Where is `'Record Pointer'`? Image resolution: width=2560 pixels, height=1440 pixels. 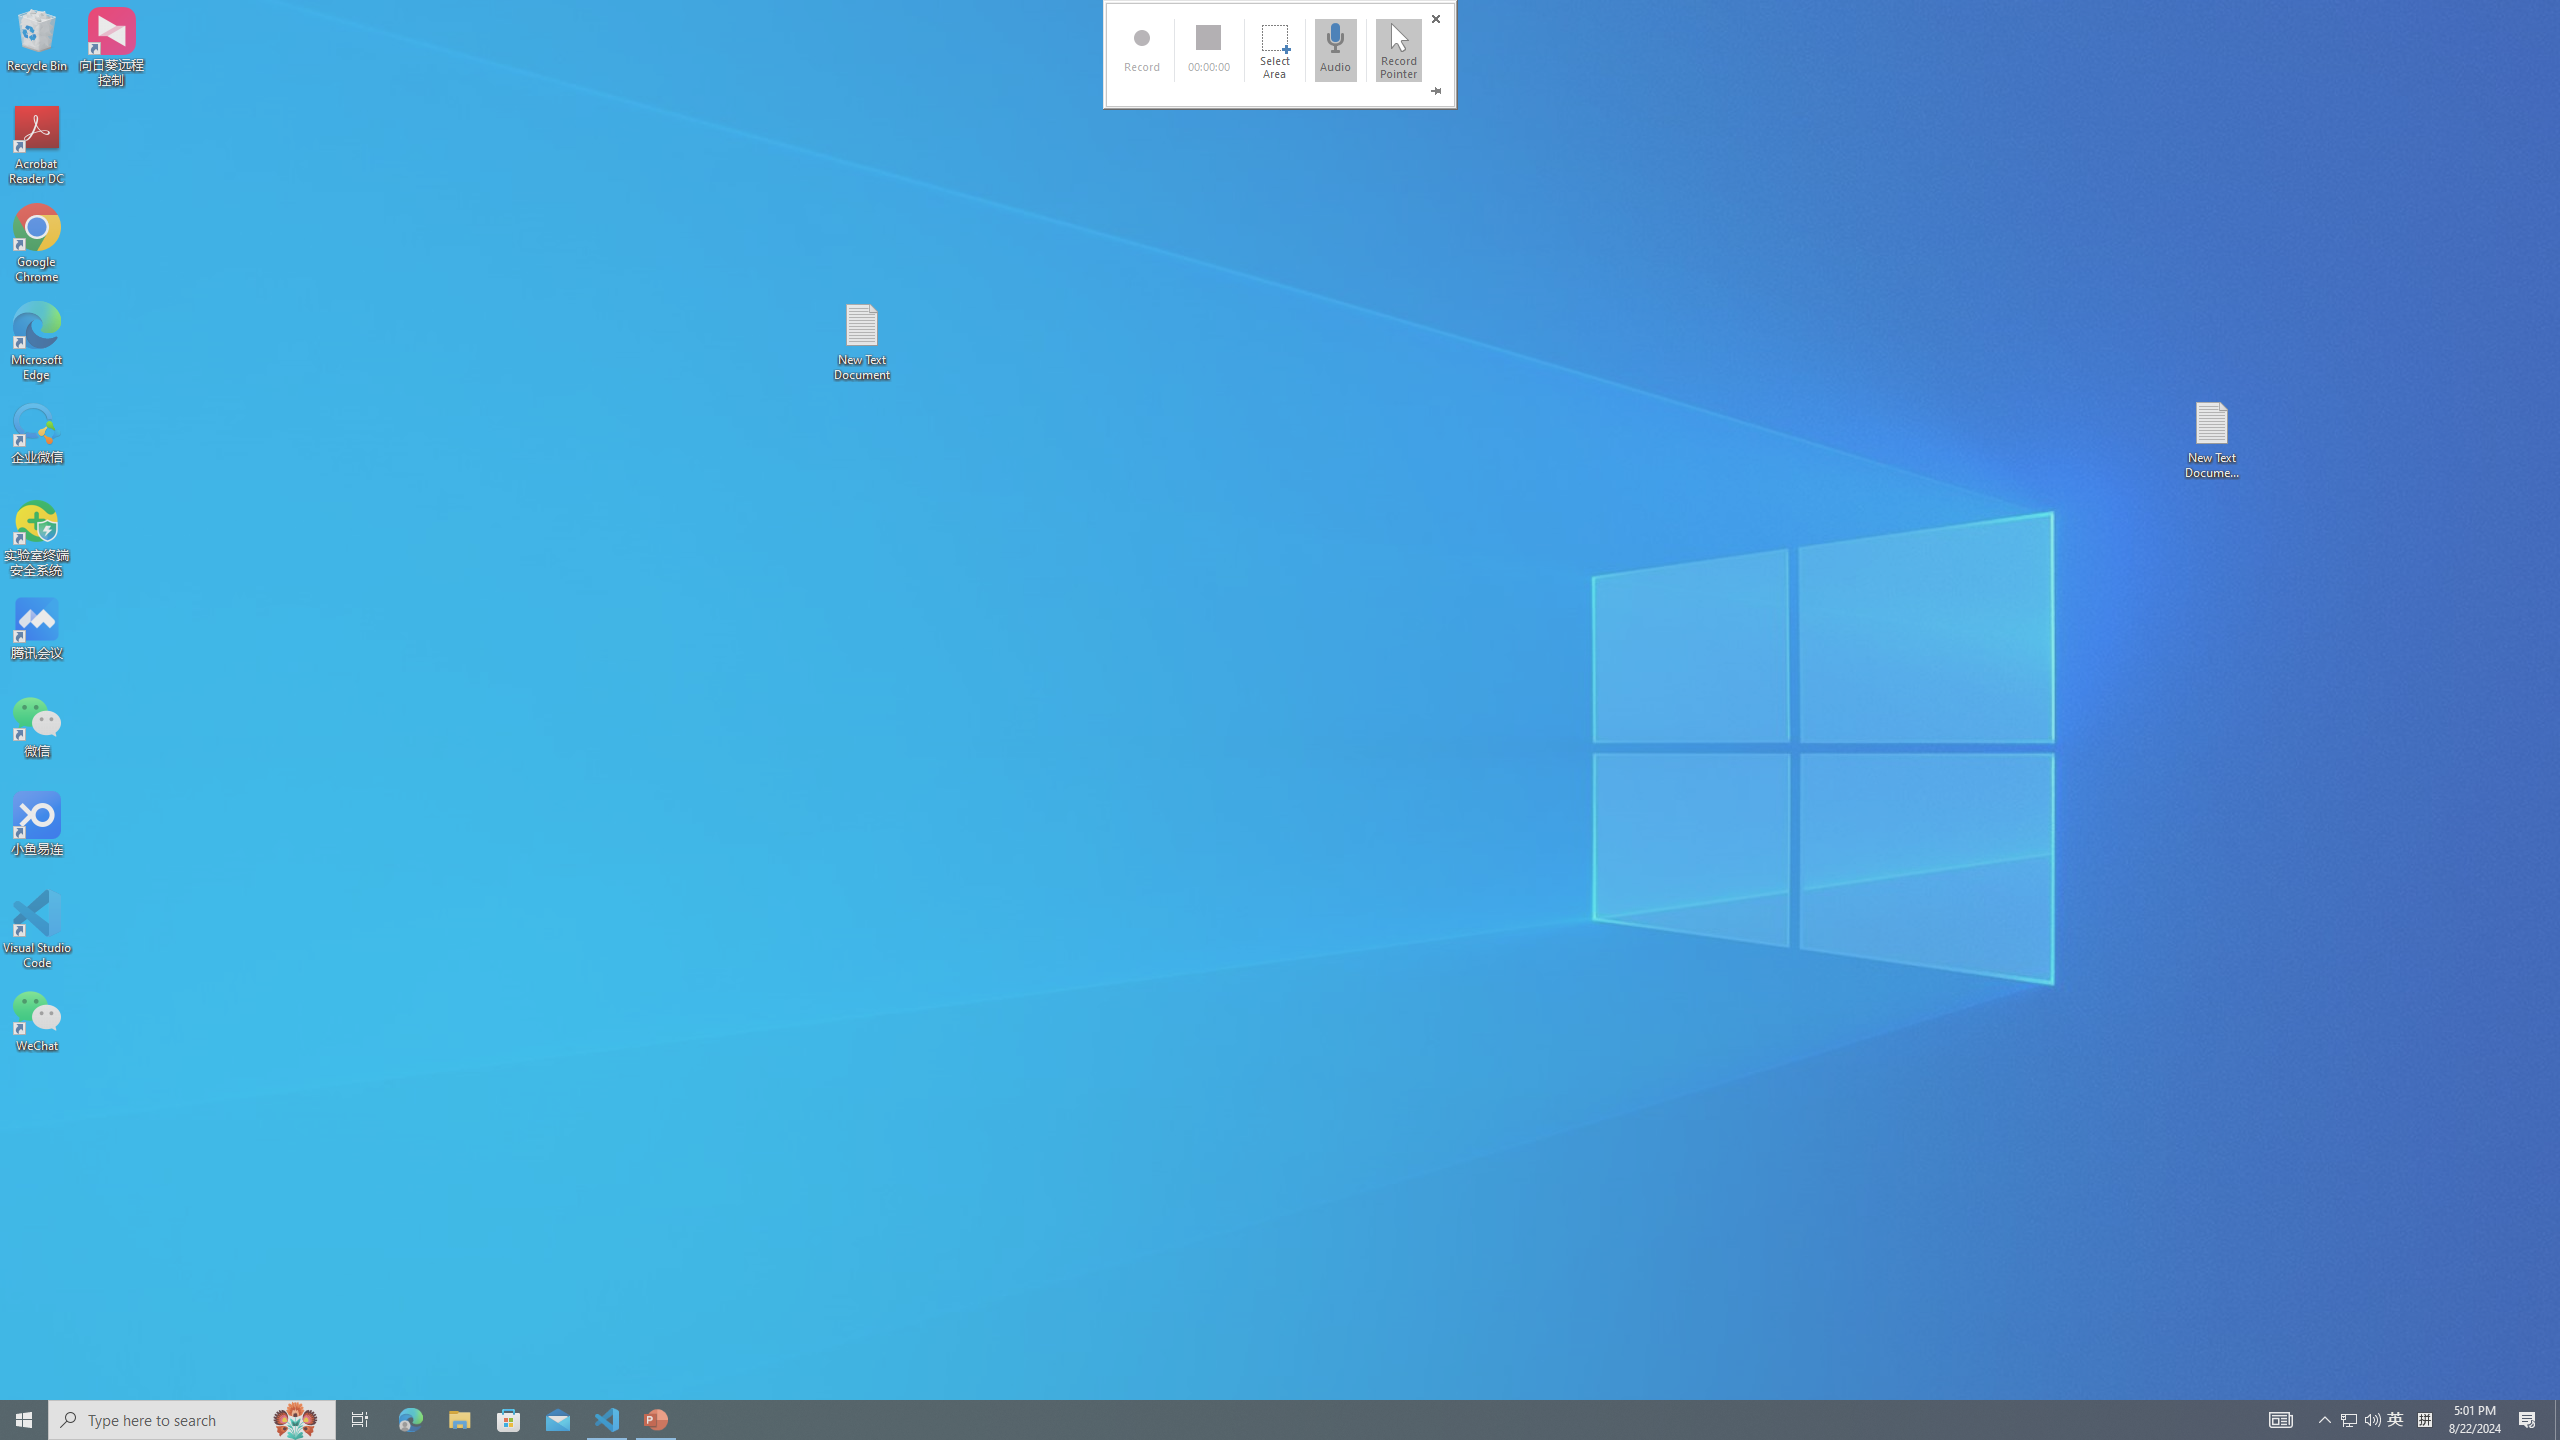 'Record Pointer' is located at coordinates (1398, 49).